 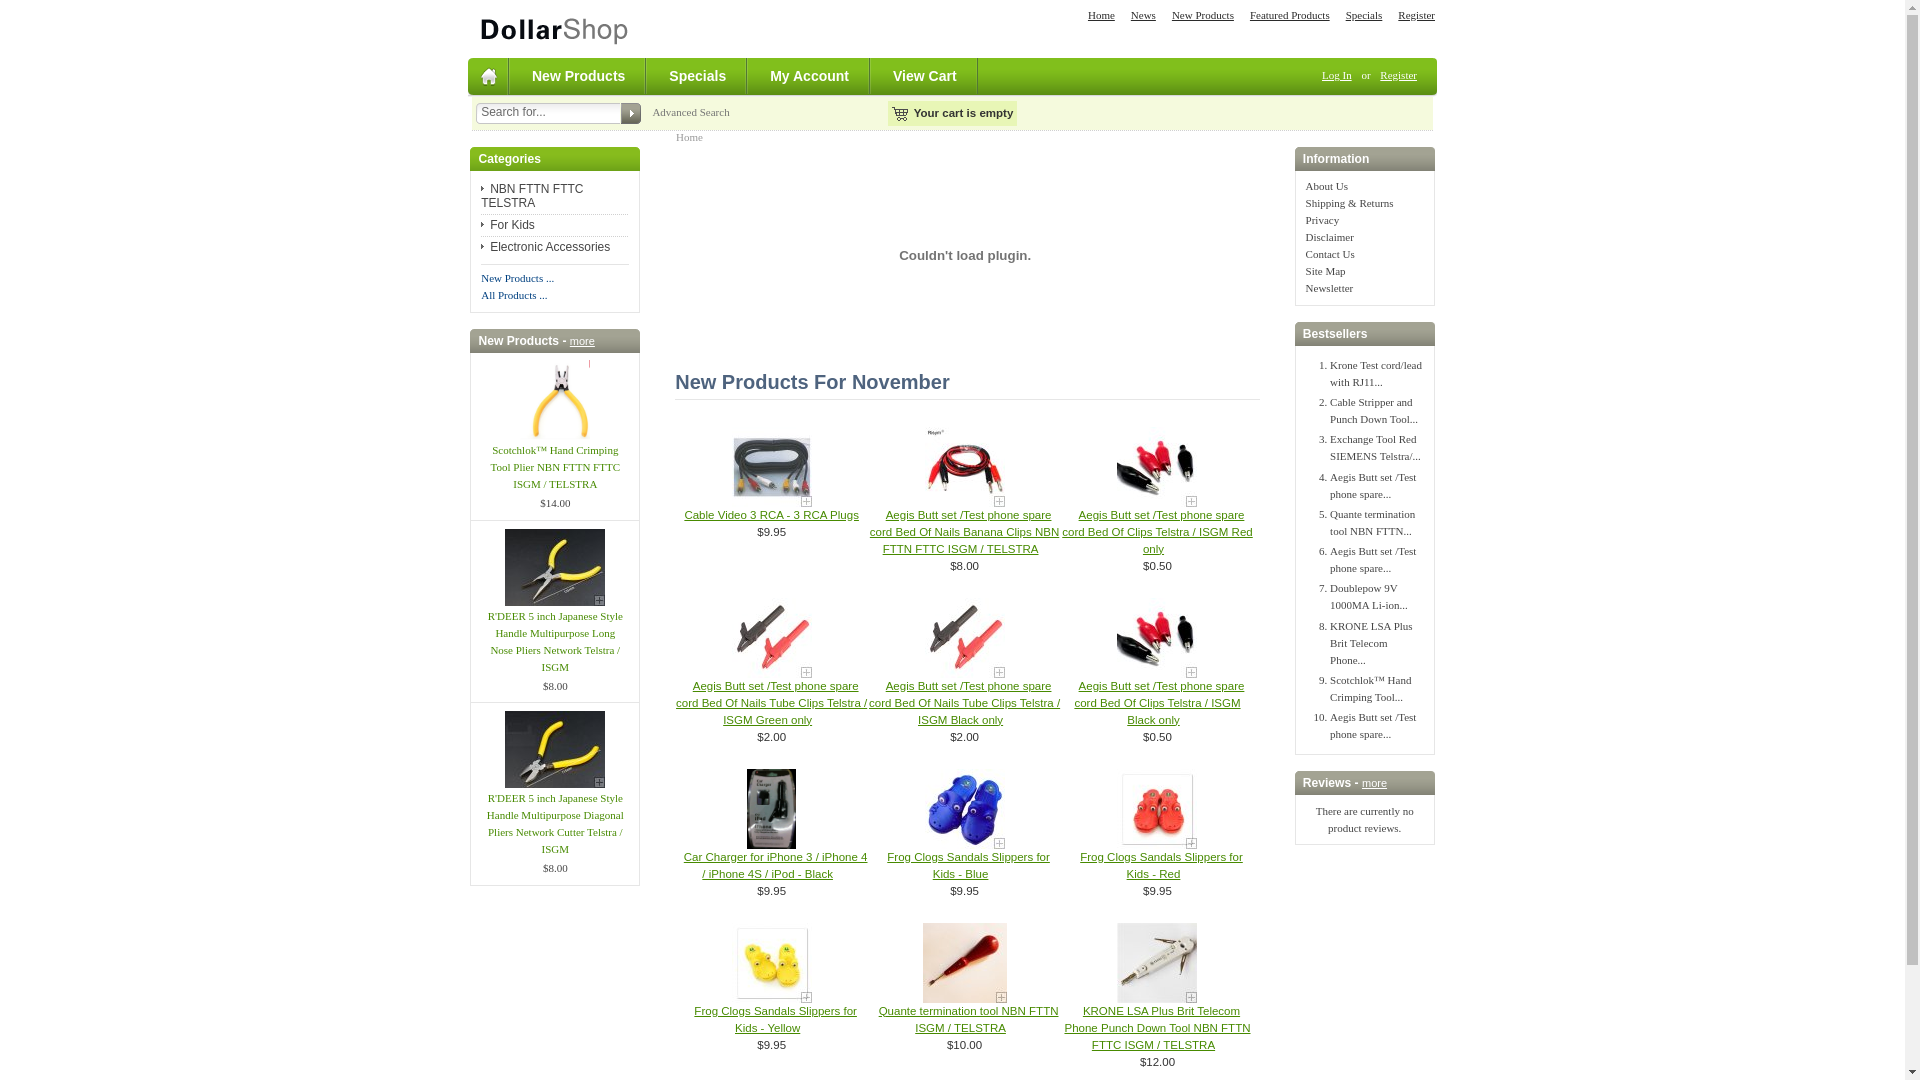 I want to click on 'Newsletter', so click(x=1305, y=288).